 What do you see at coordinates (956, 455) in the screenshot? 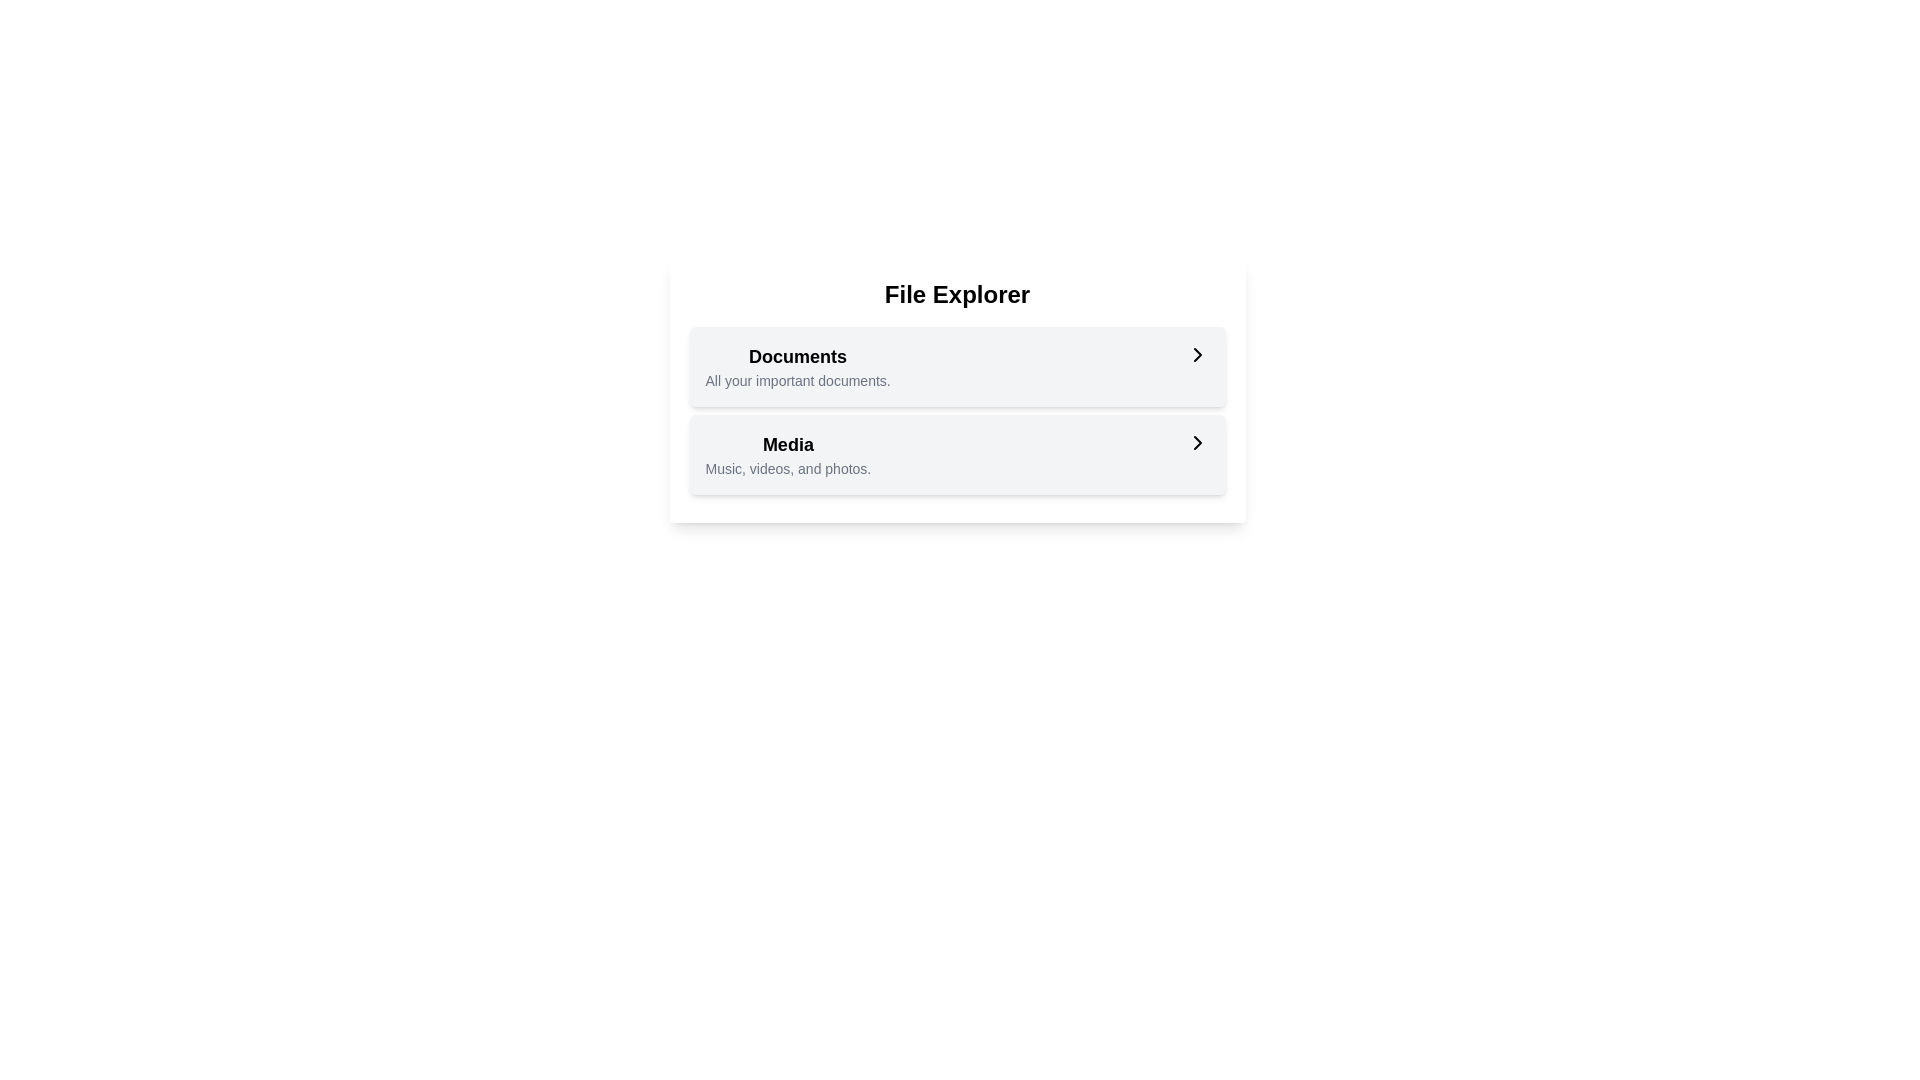
I see `the 'Media' button in the File Explorer card for keyboard navigation` at bounding box center [956, 455].